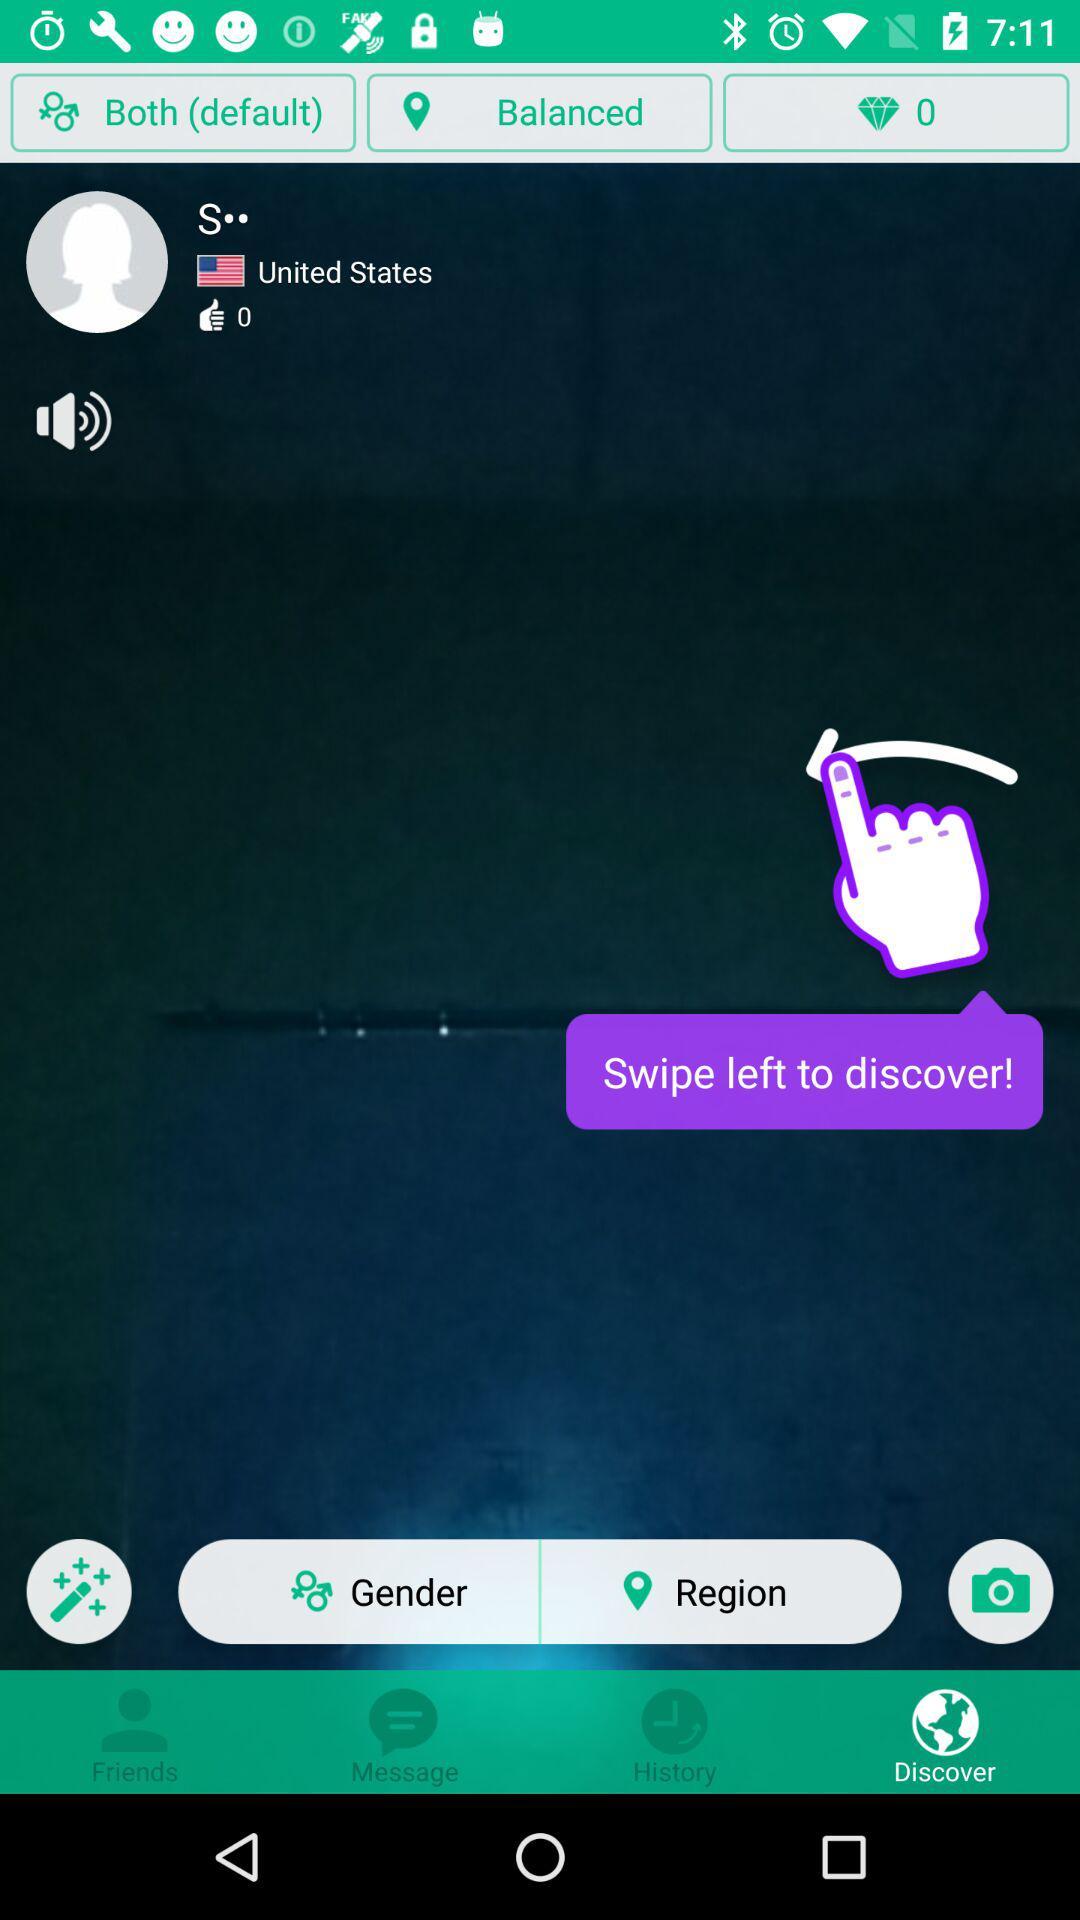 The height and width of the screenshot is (1920, 1080). I want to click on sound, so click(71, 420).